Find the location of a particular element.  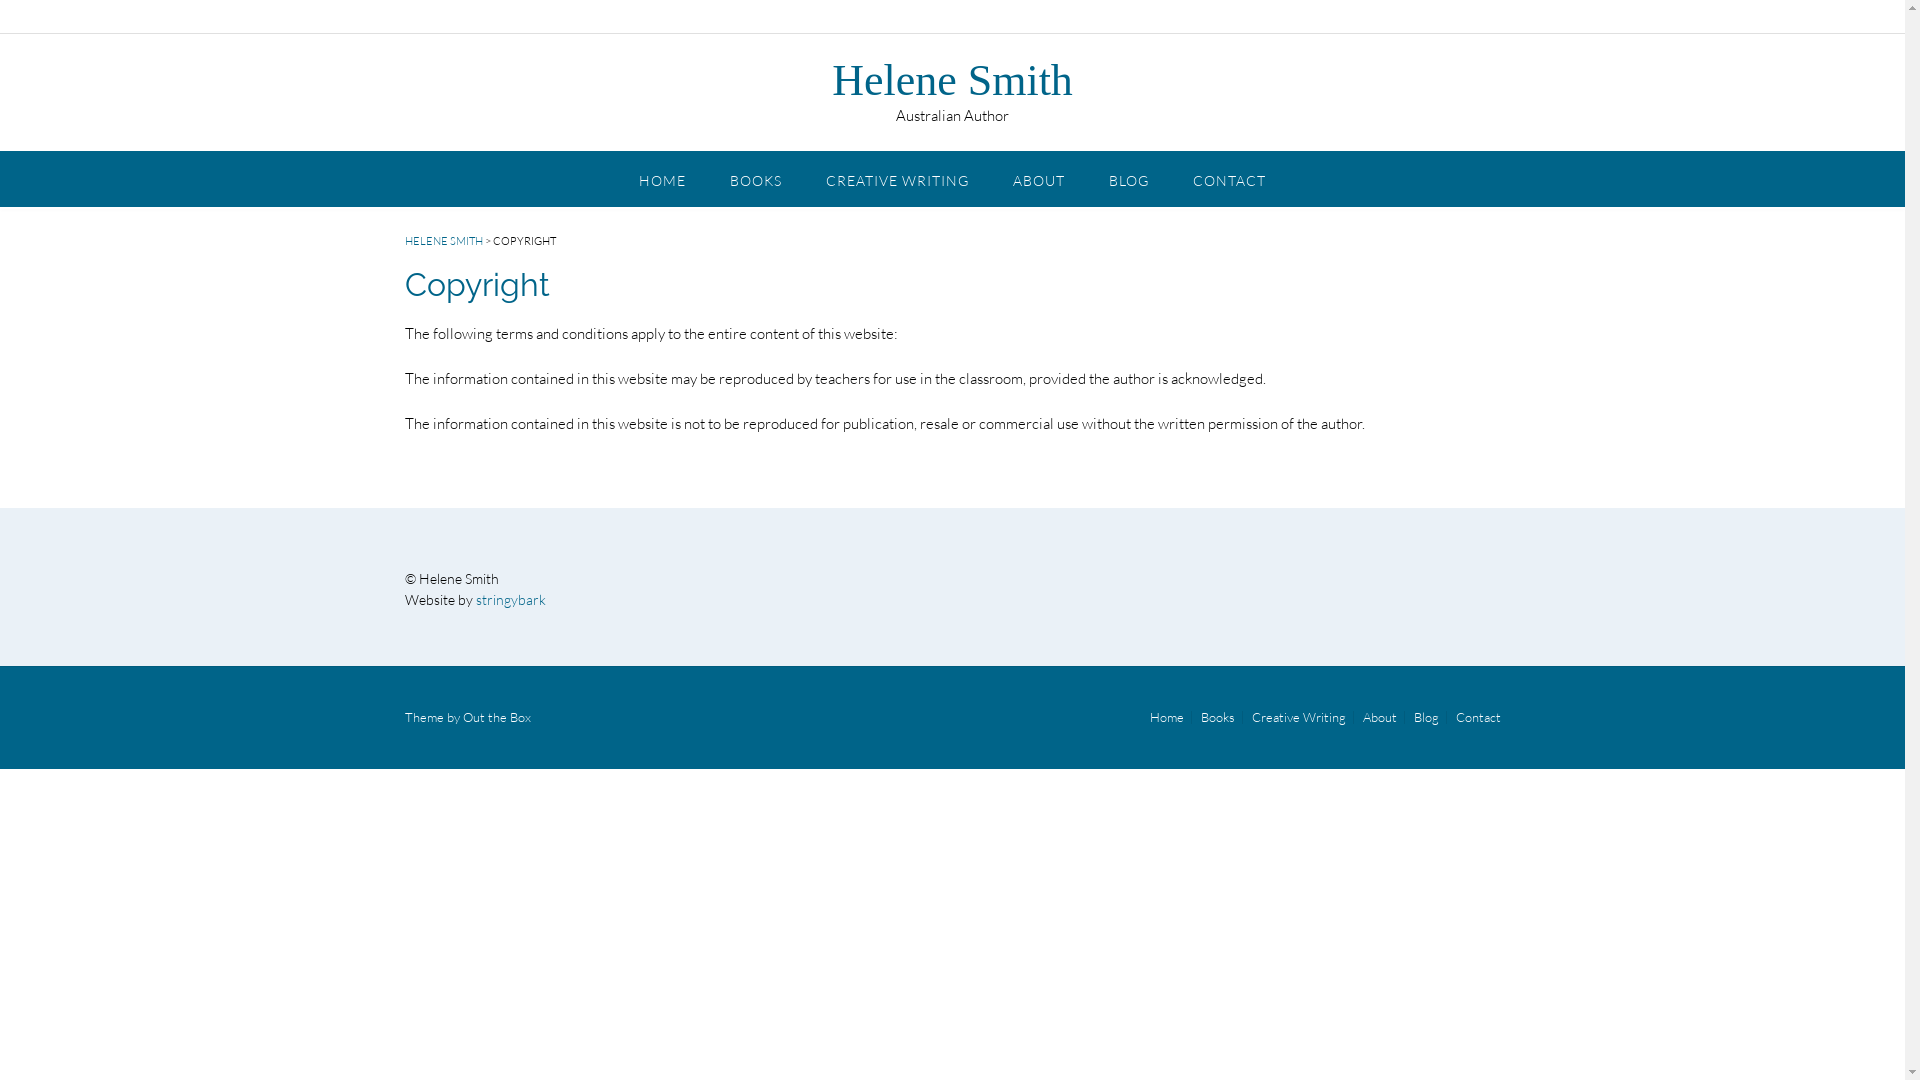

'Creative Writing' is located at coordinates (1242, 716).